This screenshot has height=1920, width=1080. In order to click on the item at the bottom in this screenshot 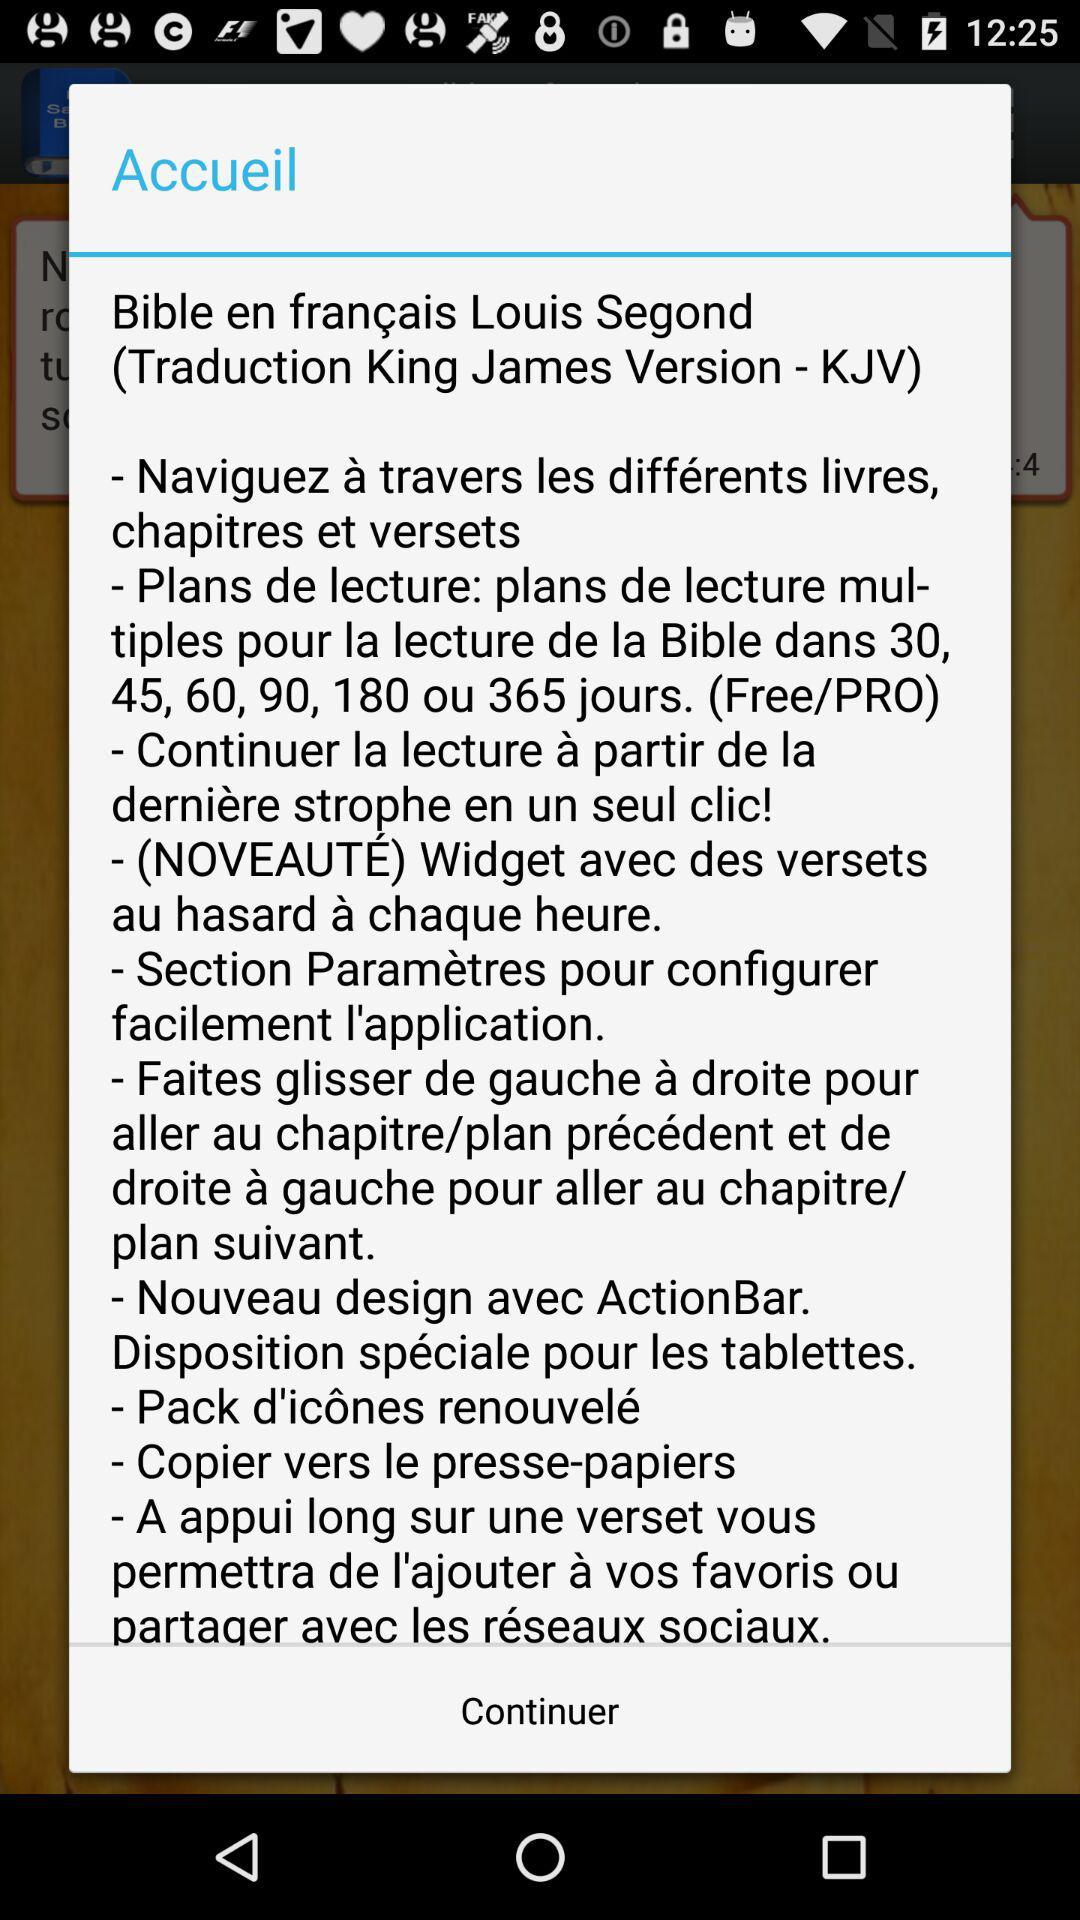, I will do `click(540, 1708)`.